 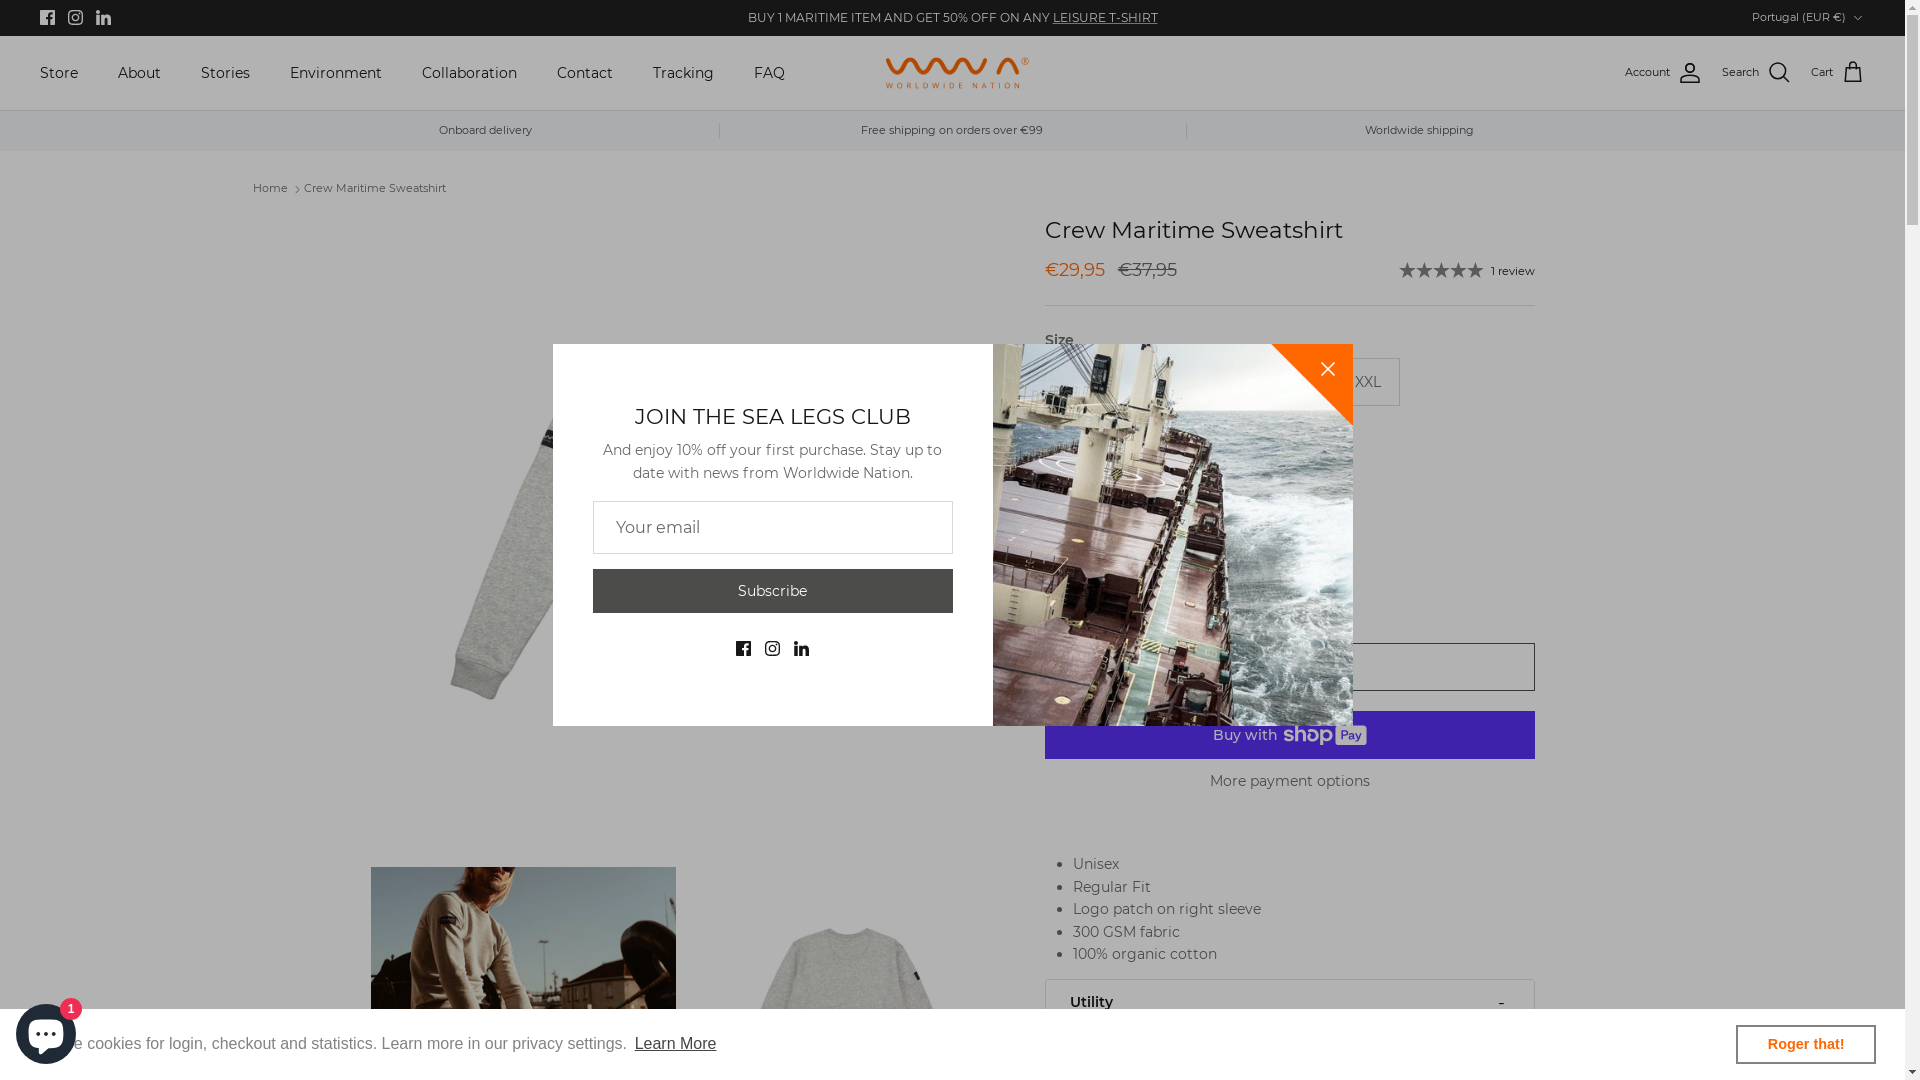 I want to click on 'Store', so click(x=58, y=72).